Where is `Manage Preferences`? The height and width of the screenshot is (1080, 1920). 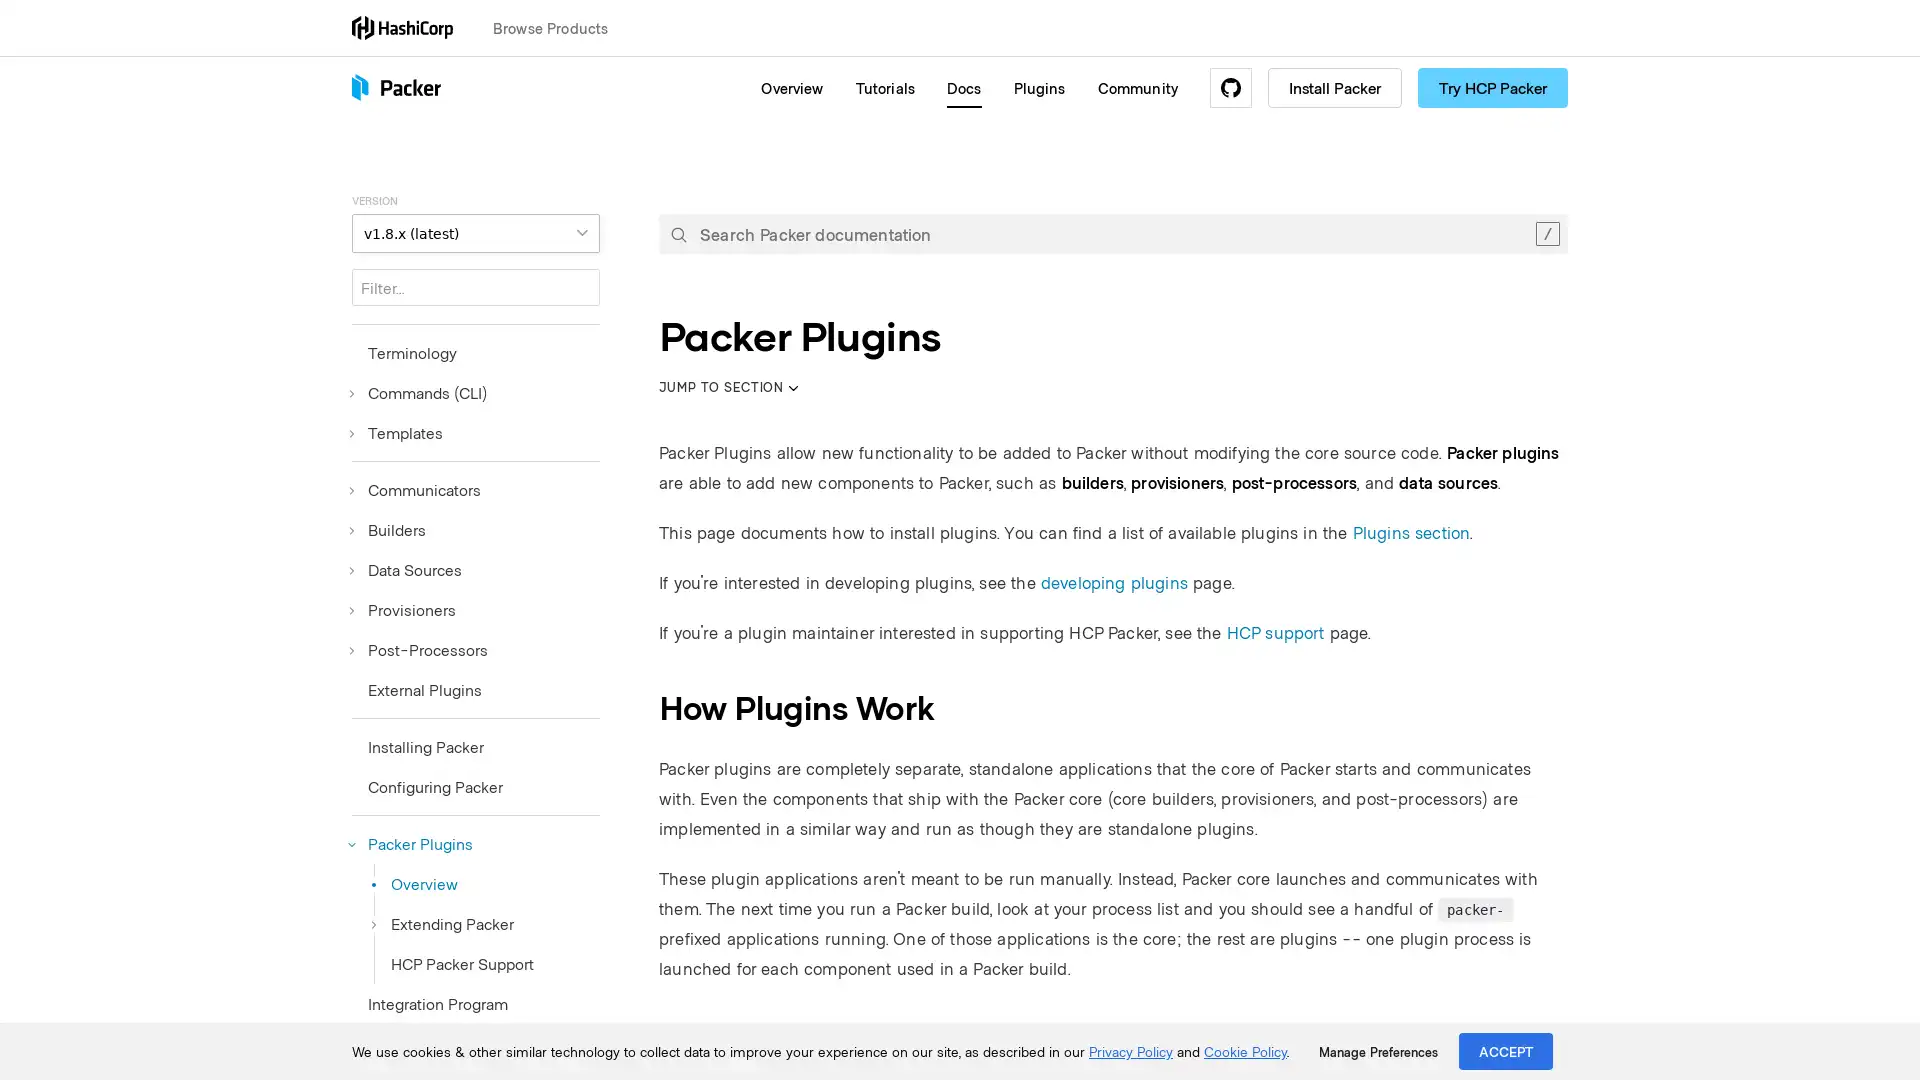
Manage Preferences is located at coordinates (1377, 1051).